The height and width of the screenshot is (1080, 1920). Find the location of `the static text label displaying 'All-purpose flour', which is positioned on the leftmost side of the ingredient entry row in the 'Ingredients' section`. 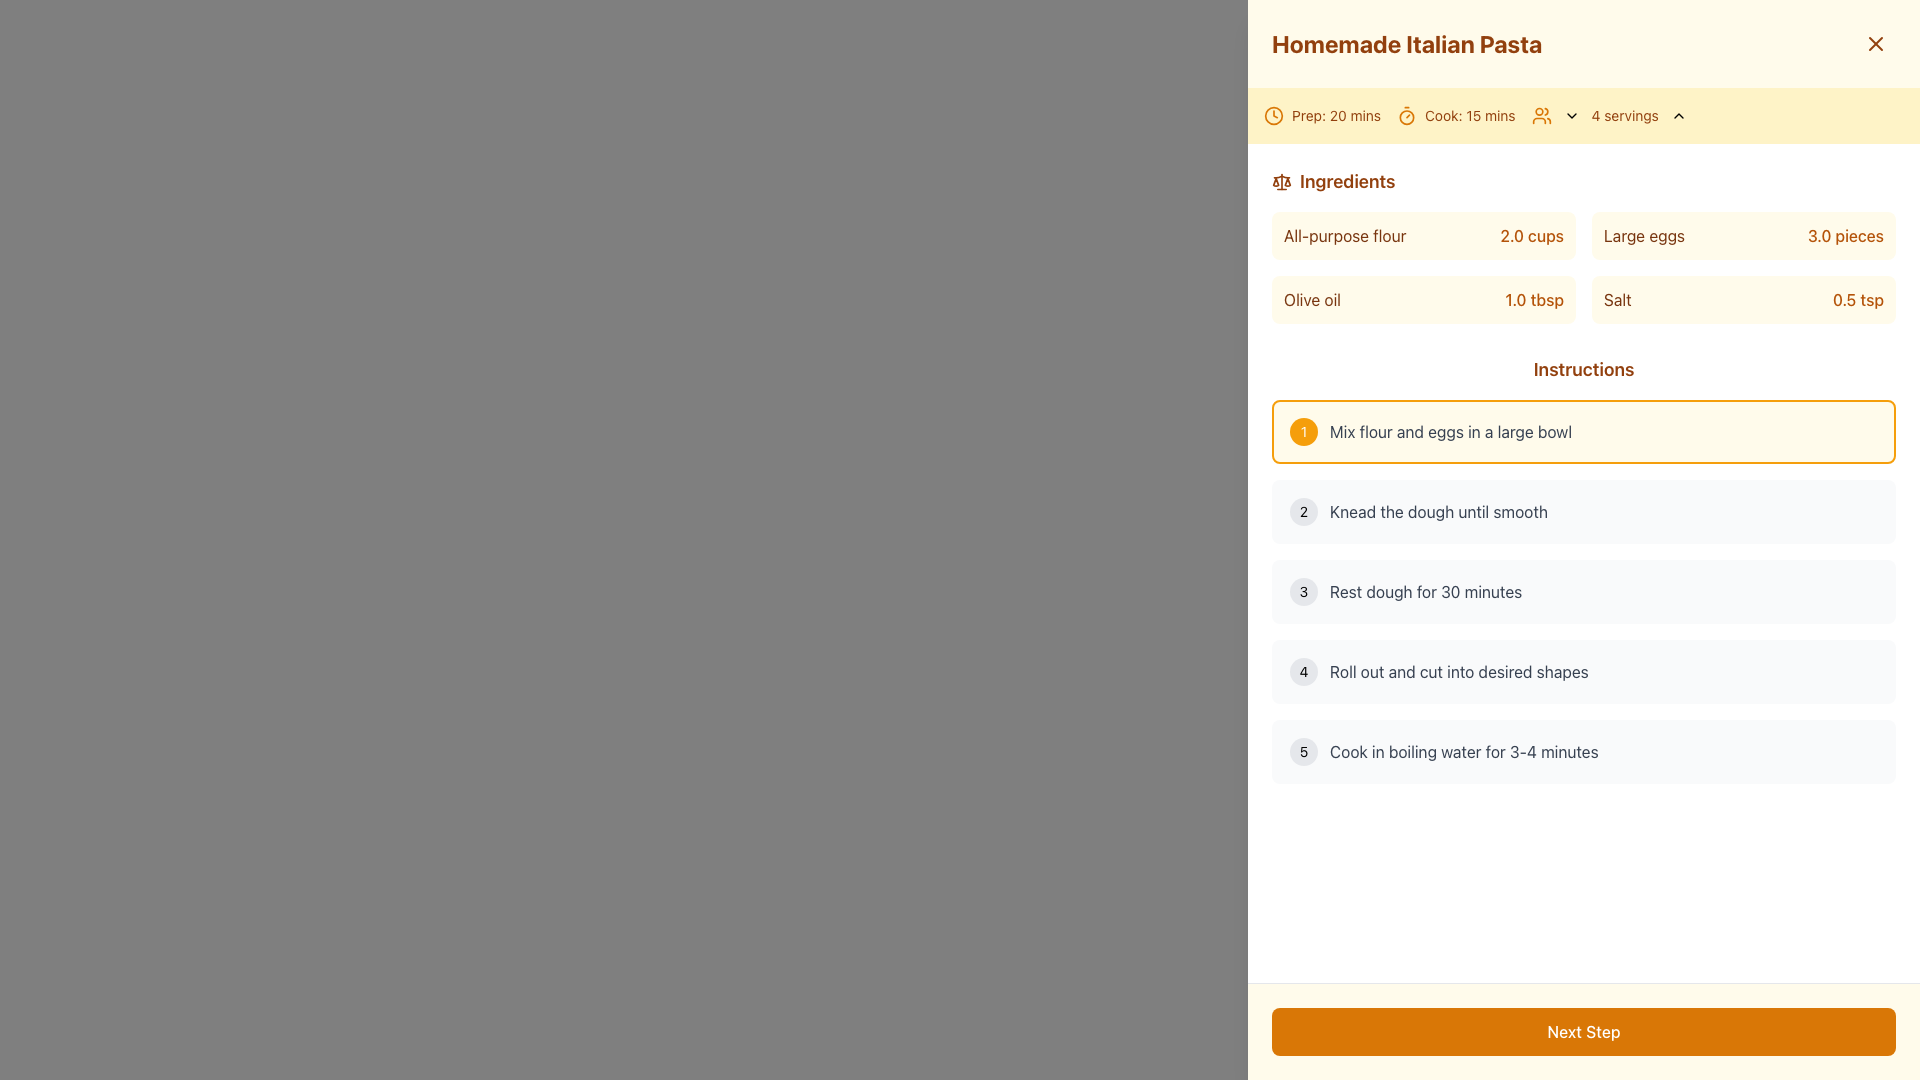

the static text label displaying 'All-purpose flour', which is positioned on the leftmost side of the ingredient entry row in the 'Ingredients' section is located at coordinates (1345, 234).